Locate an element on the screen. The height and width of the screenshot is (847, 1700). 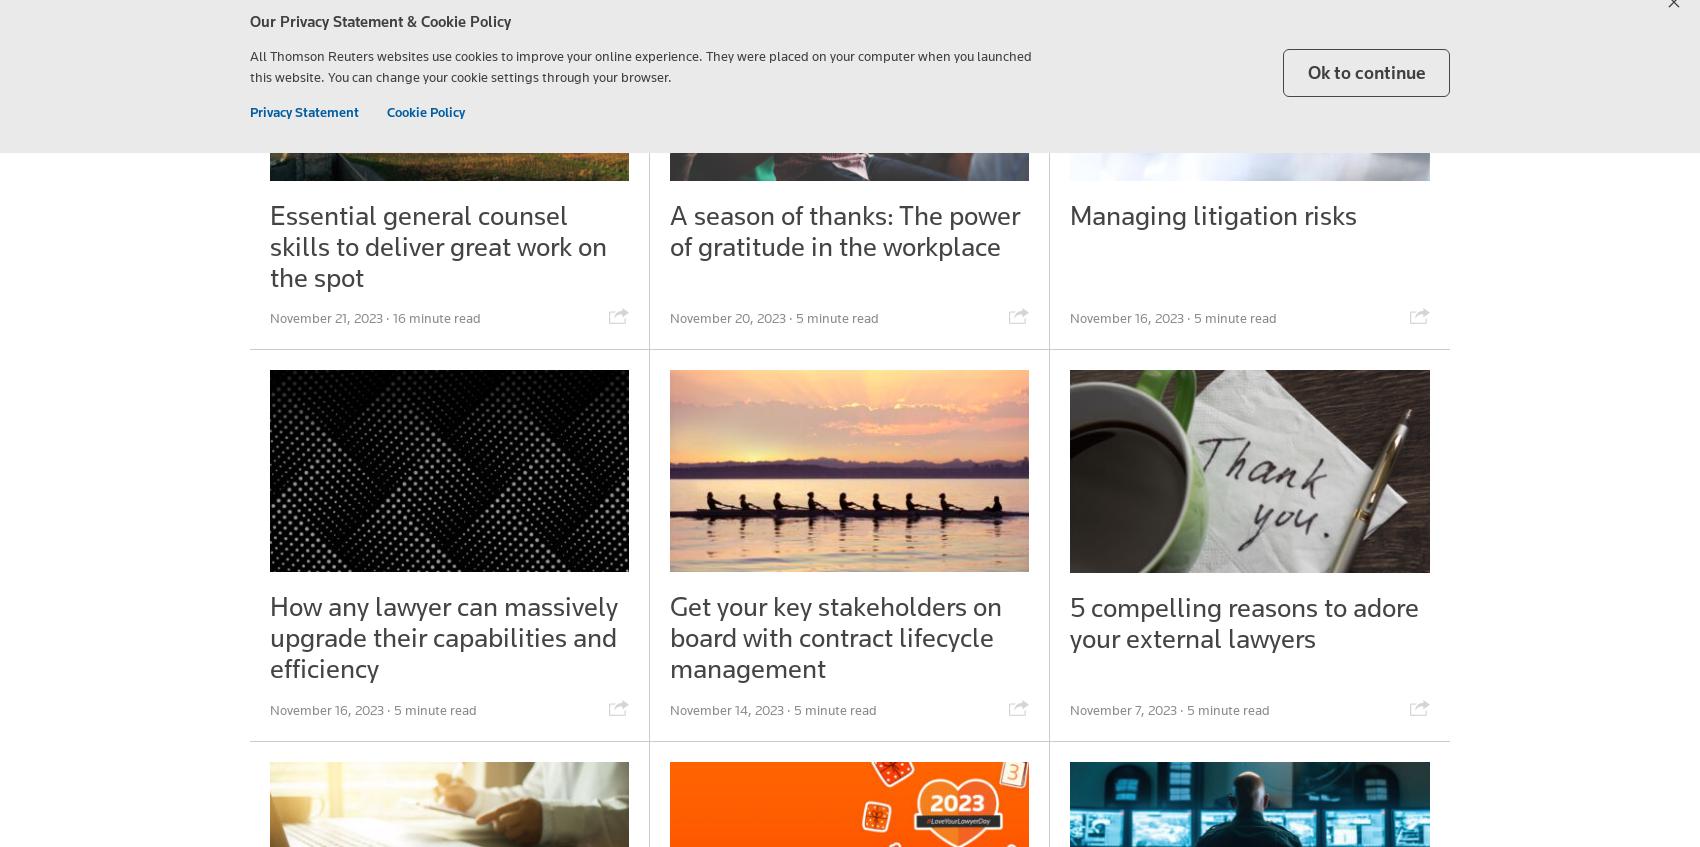
'A season of thanks: The power of gratitude in the workplace' is located at coordinates (843, 229).